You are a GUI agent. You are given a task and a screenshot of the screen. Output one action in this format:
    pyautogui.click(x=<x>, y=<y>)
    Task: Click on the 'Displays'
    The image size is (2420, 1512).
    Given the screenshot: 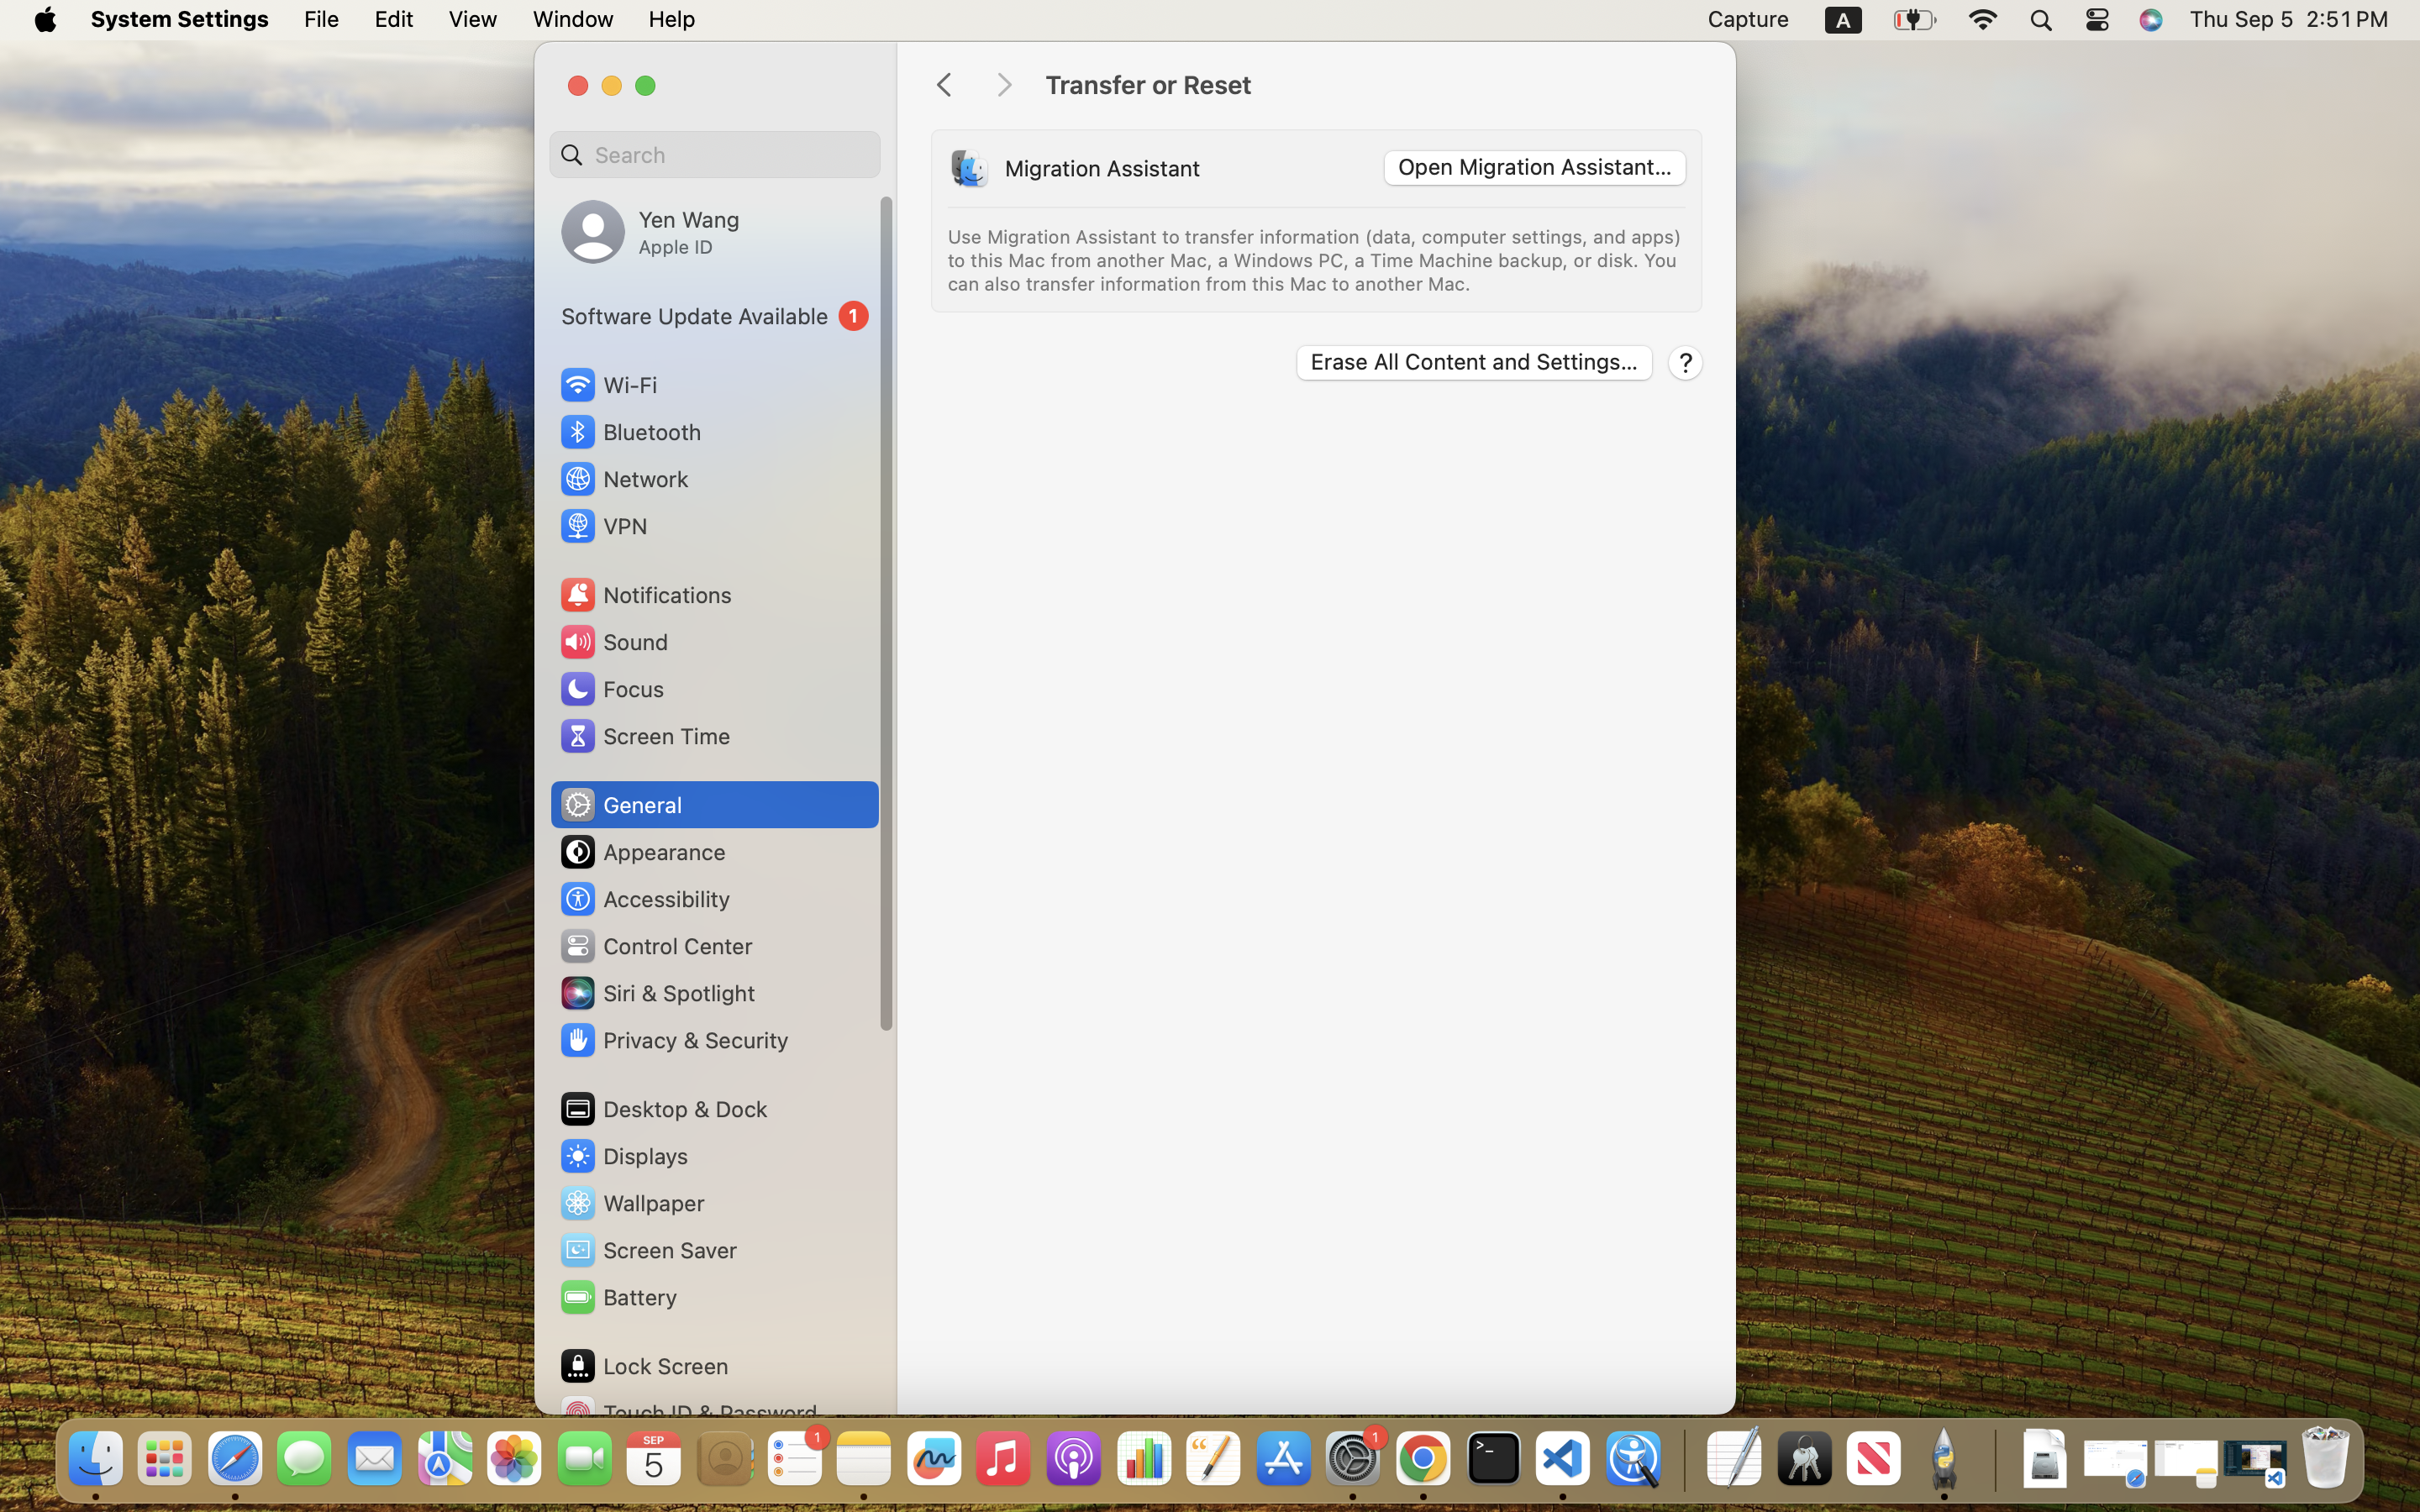 What is the action you would take?
    pyautogui.click(x=623, y=1154)
    